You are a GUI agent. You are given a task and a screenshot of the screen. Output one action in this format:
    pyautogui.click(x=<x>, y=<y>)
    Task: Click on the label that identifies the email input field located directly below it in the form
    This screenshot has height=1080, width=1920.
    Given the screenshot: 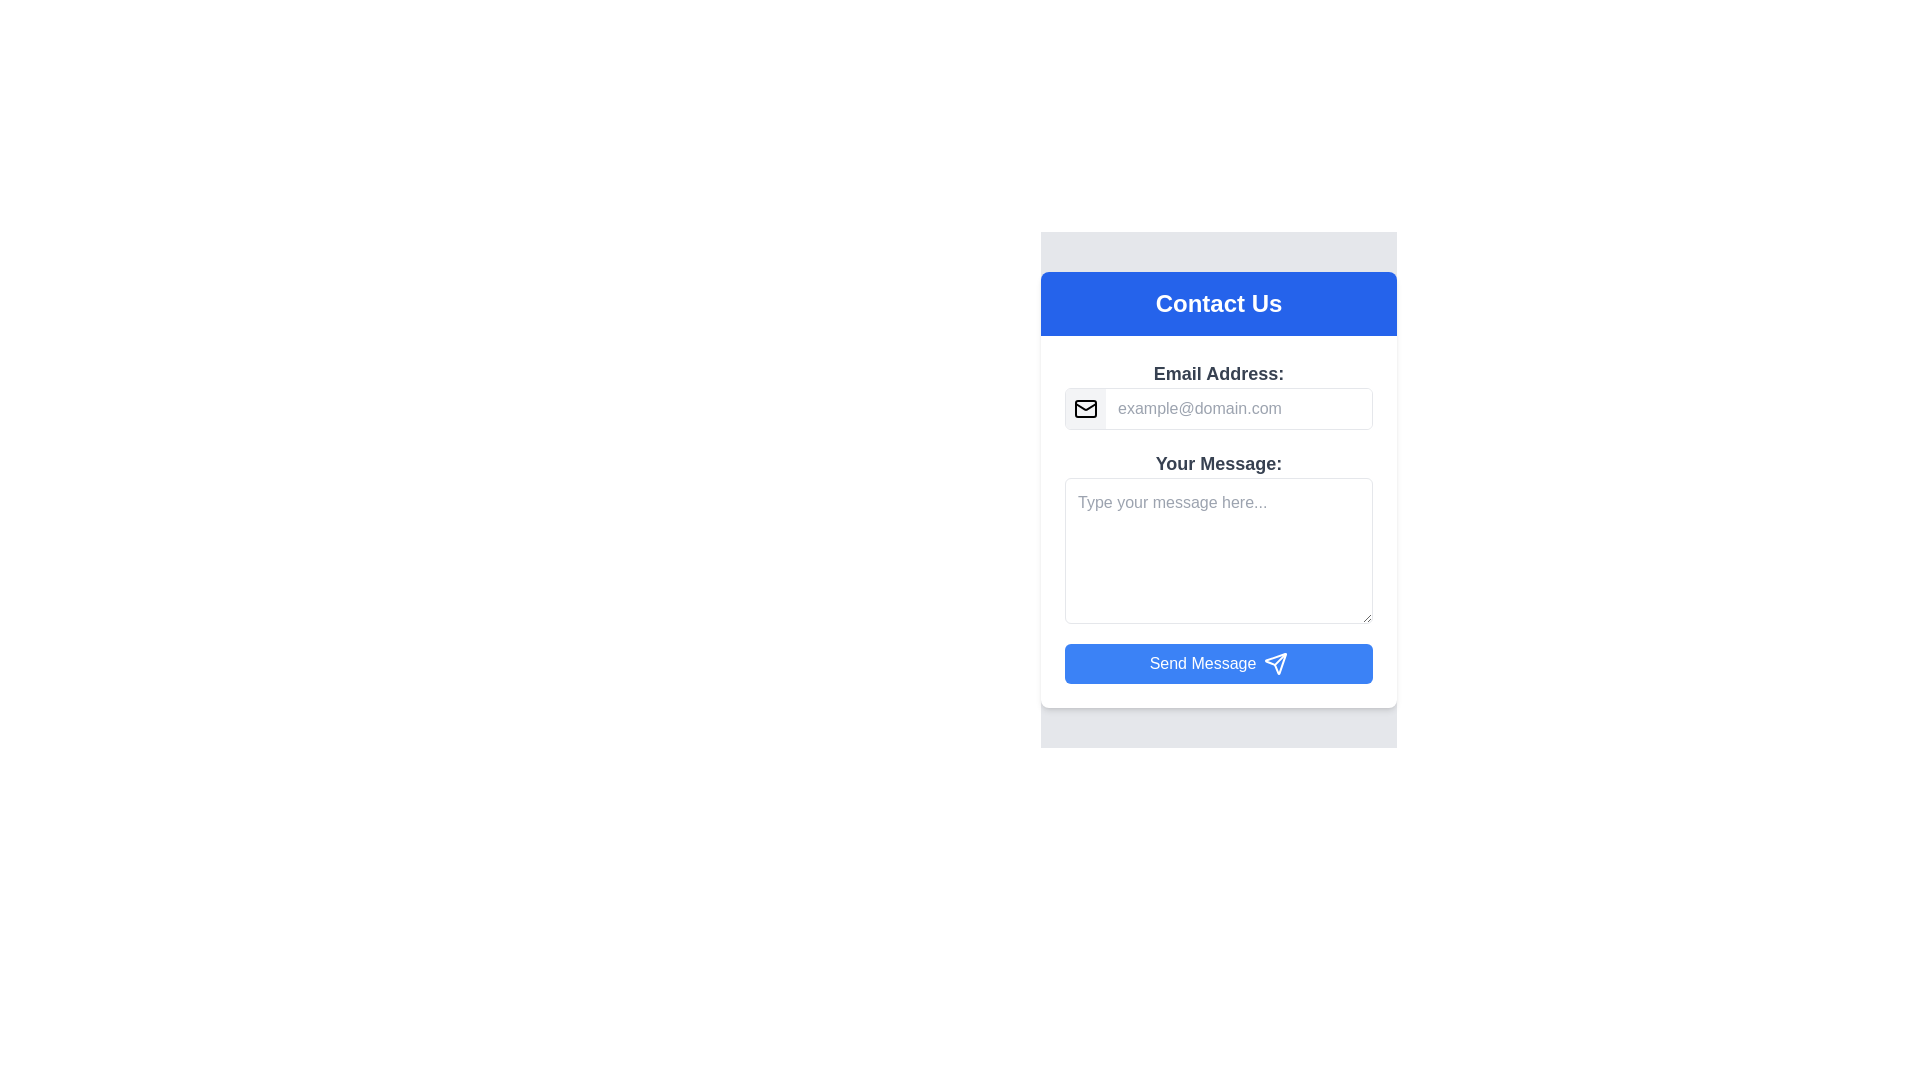 What is the action you would take?
    pyautogui.click(x=1218, y=374)
    